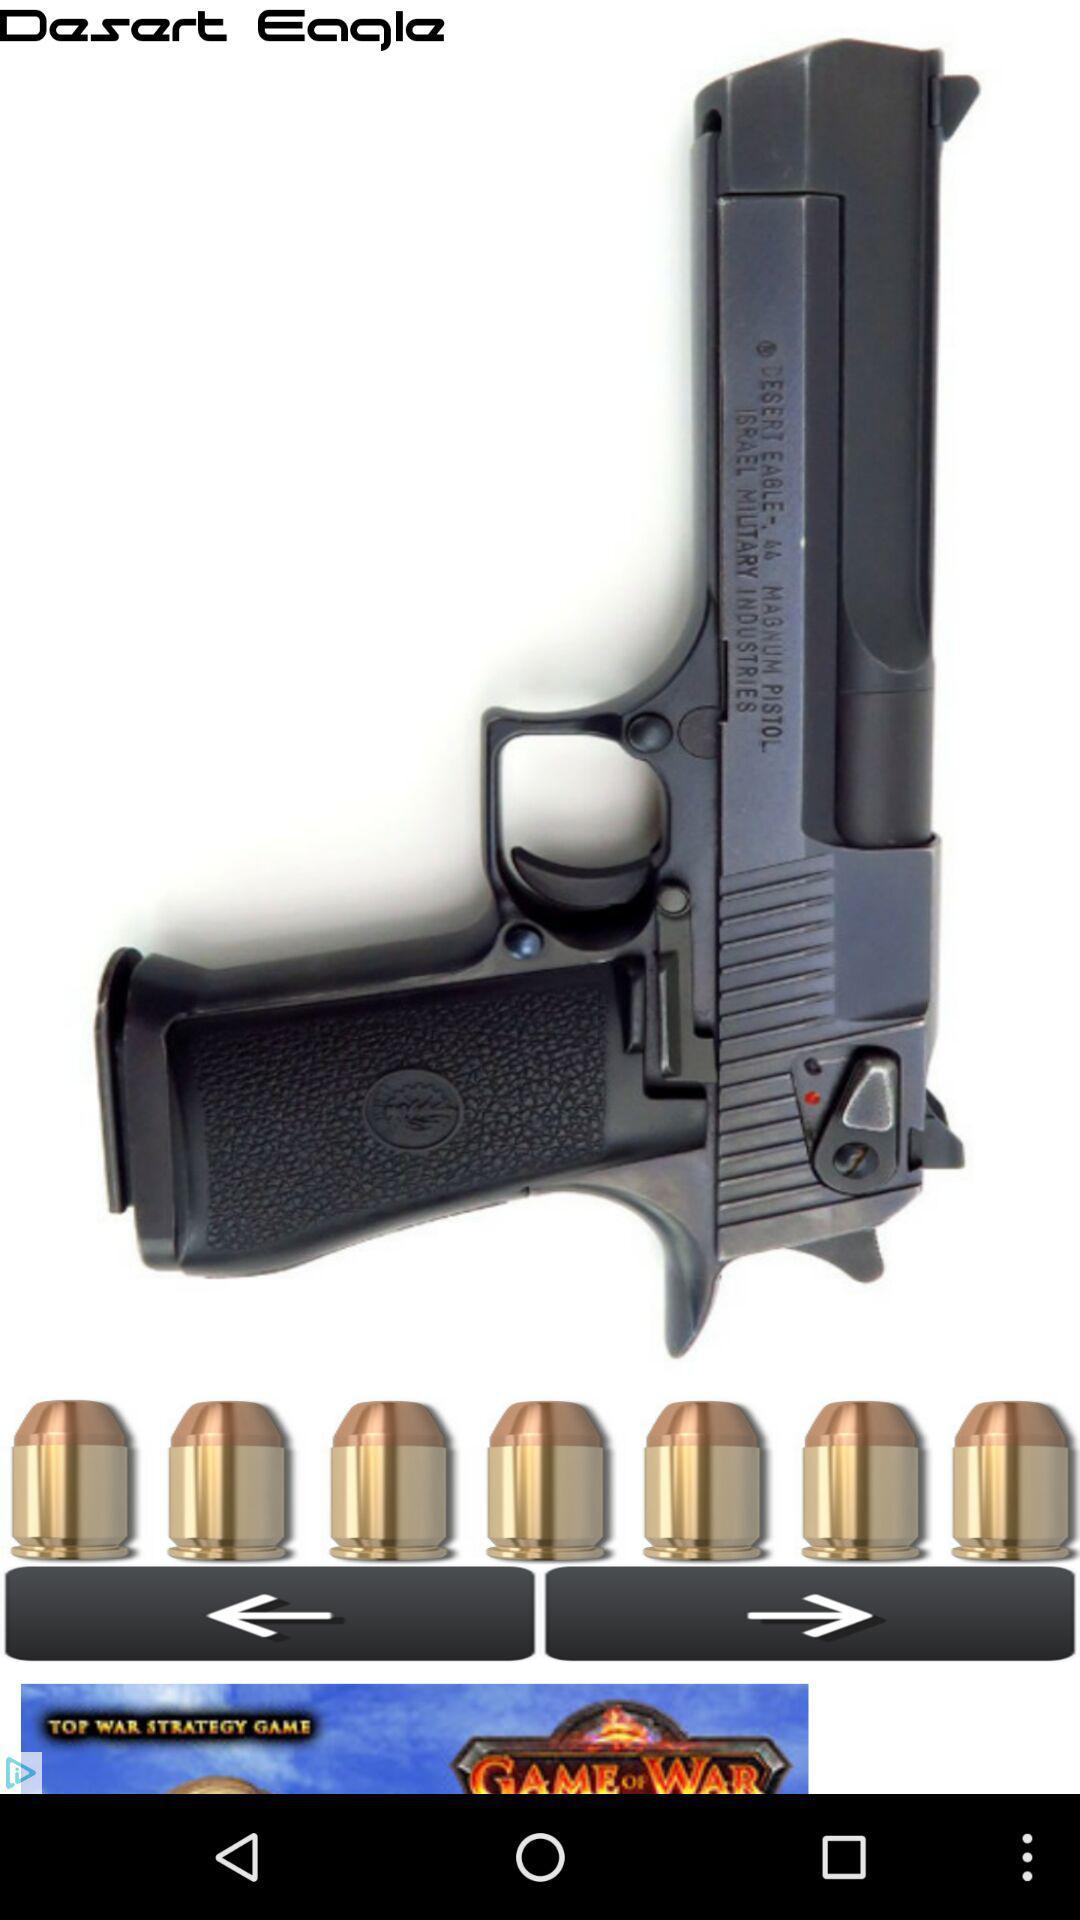 The width and height of the screenshot is (1080, 1920). What do you see at coordinates (419, 1727) in the screenshot?
I see `open the advertisement link` at bounding box center [419, 1727].